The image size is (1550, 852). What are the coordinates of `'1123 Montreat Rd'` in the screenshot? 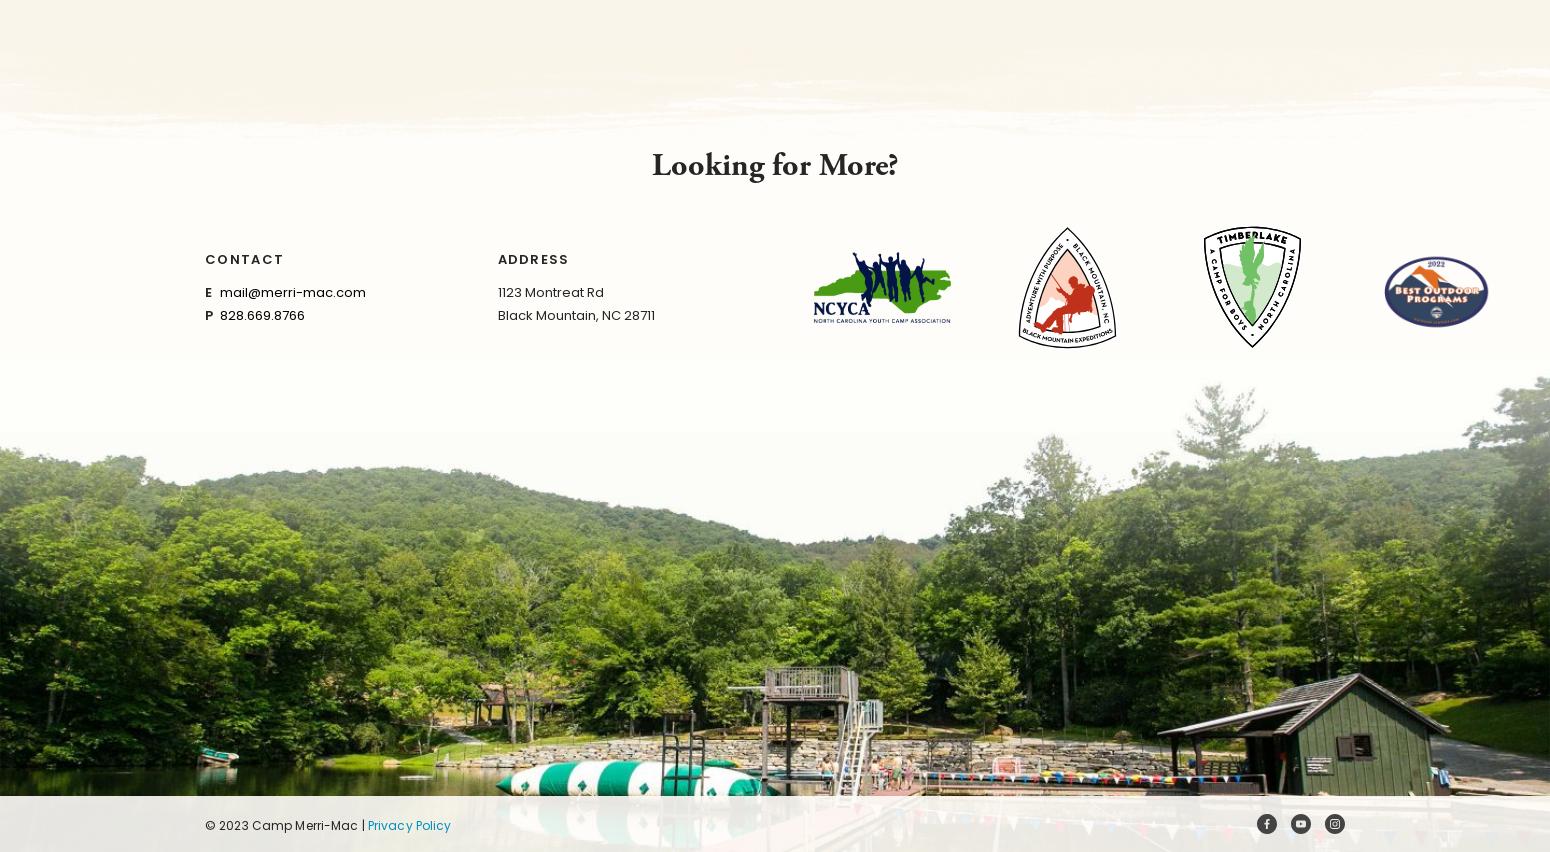 It's located at (549, 291).